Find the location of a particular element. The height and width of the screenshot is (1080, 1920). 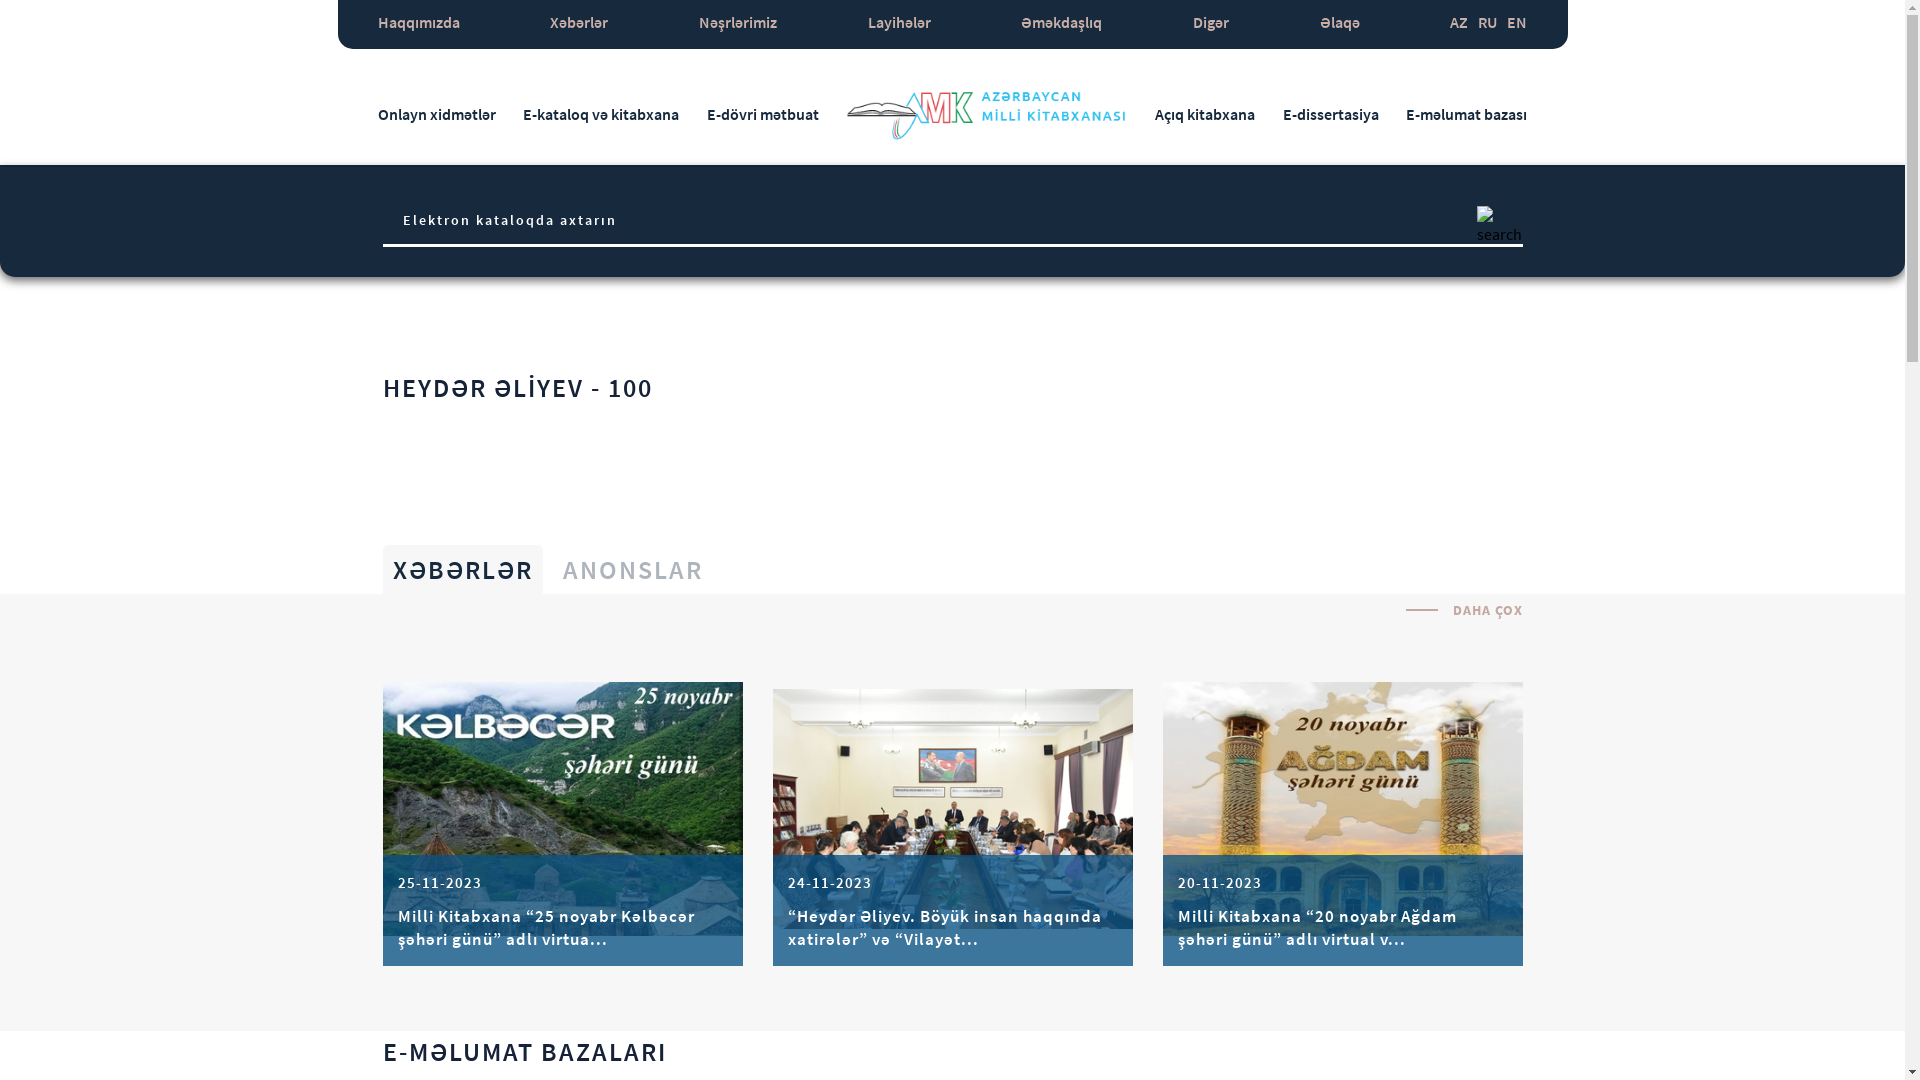

'AZ' is located at coordinates (1459, 24).